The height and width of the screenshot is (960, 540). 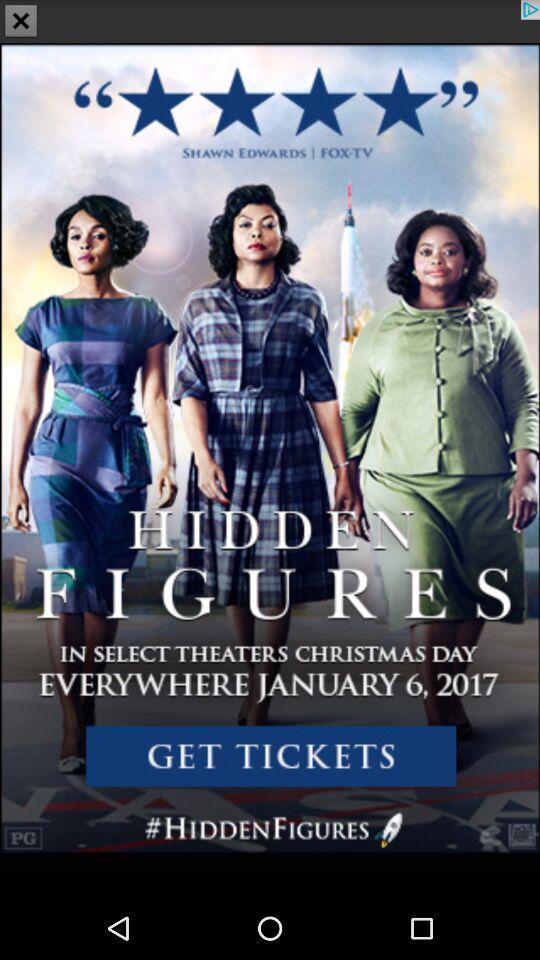 What do you see at coordinates (20, 21) in the screenshot?
I see `the close icon` at bounding box center [20, 21].